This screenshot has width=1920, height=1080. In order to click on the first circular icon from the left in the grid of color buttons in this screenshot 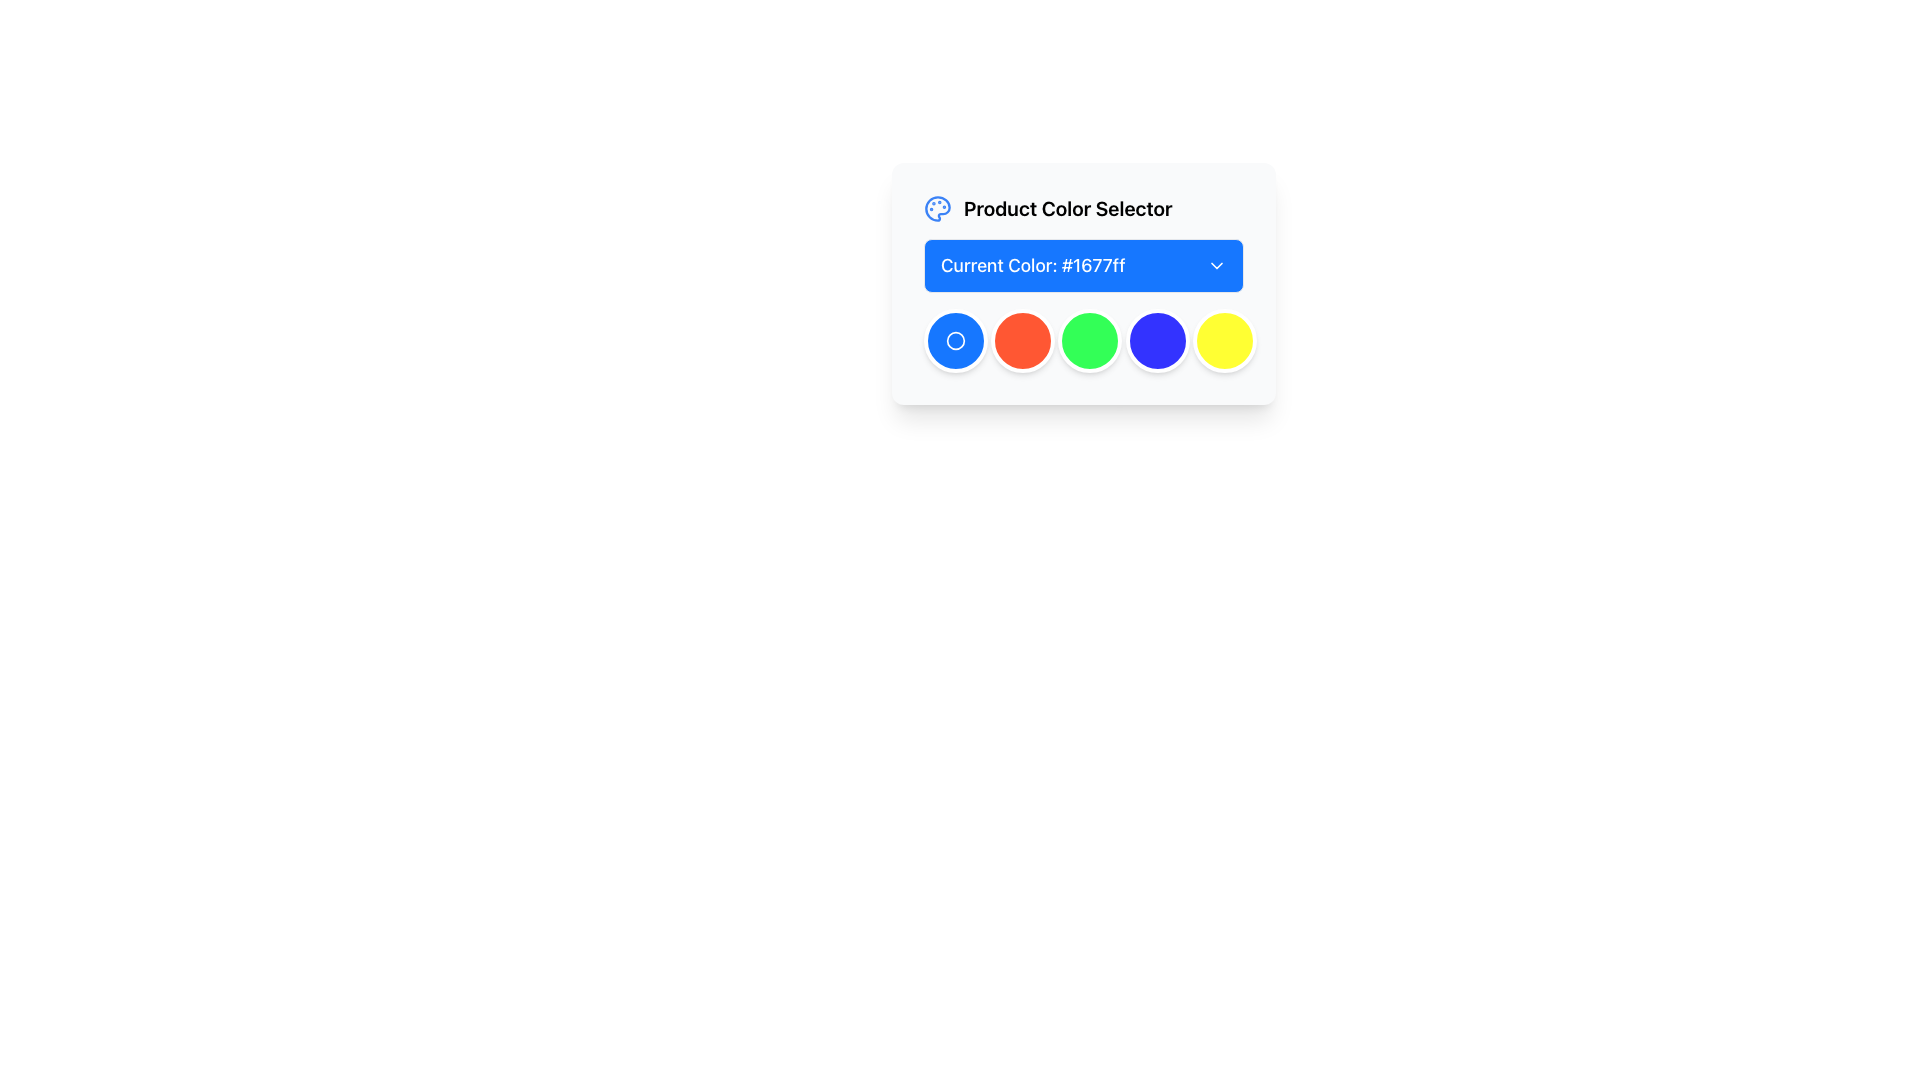, I will do `click(954, 339)`.